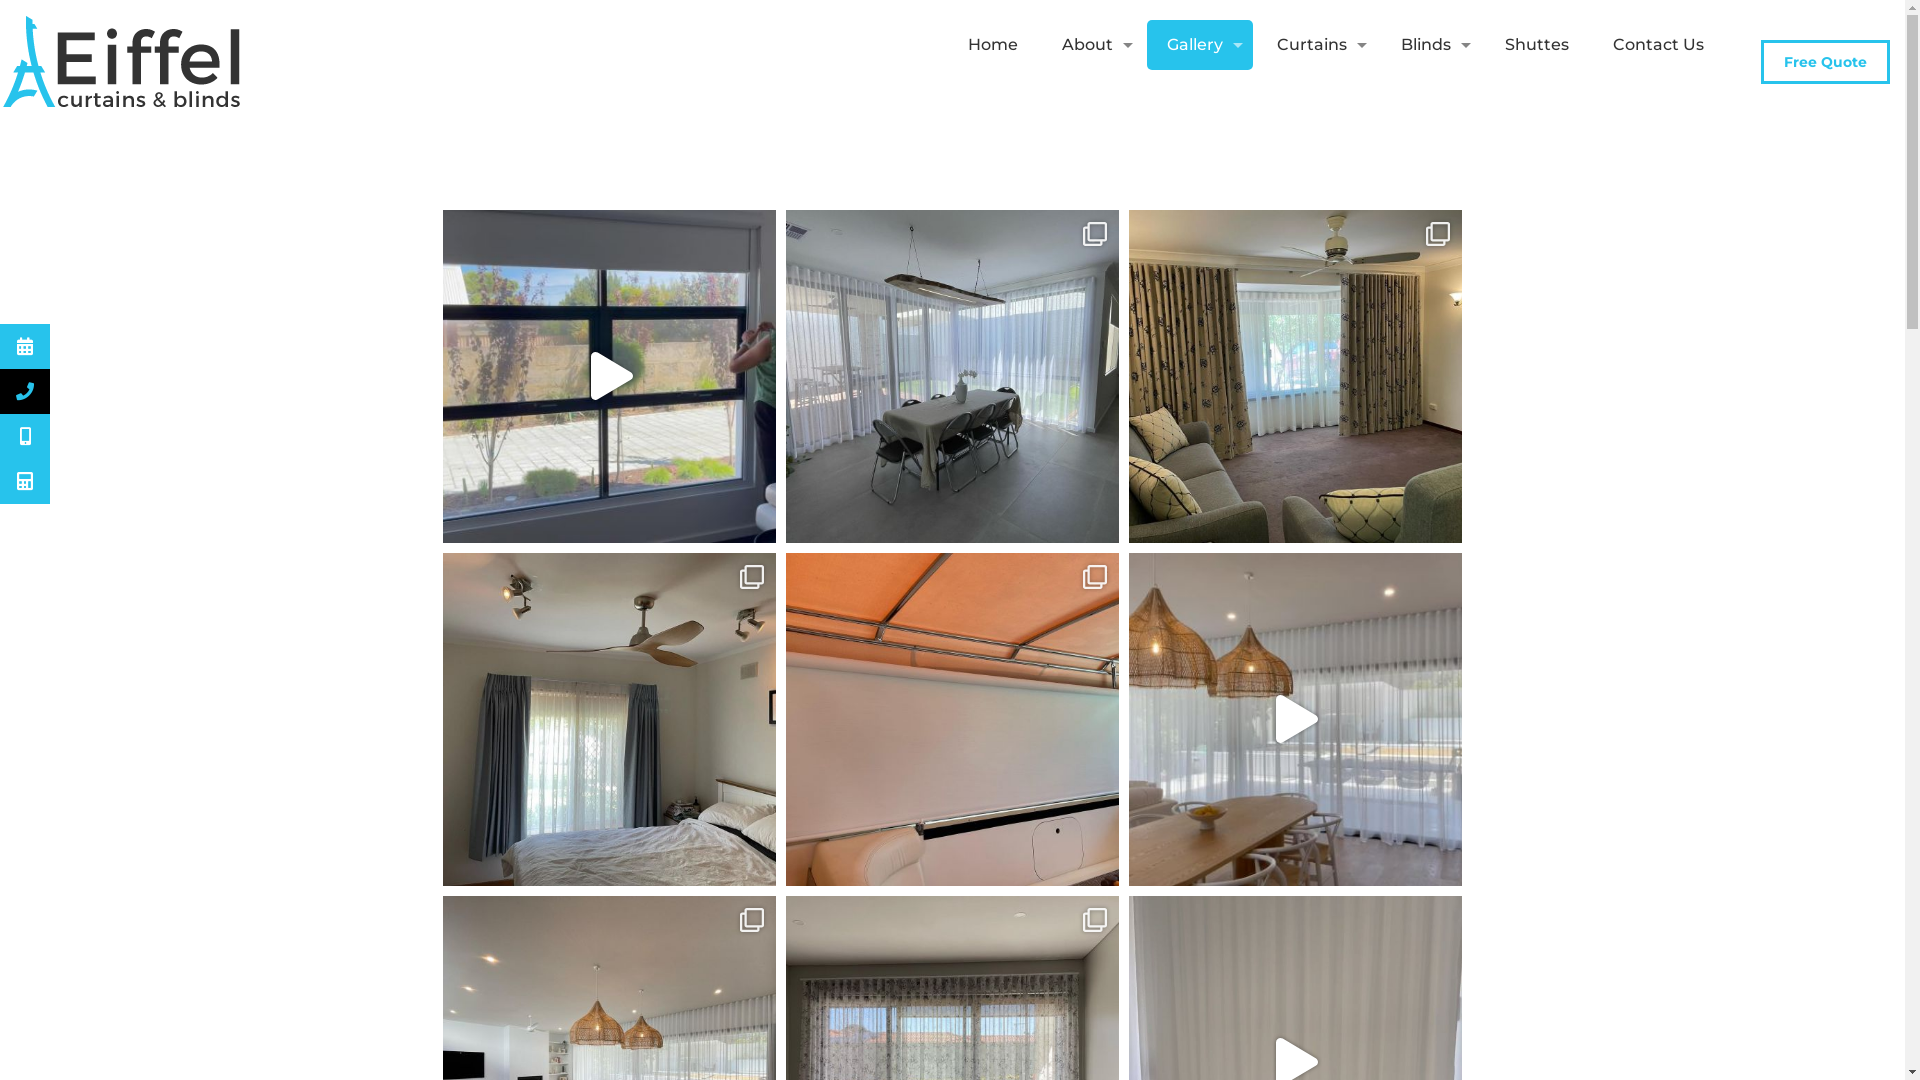  Describe the element at coordinates (1825, 60) in the screenshot. I see `'Free Quote'` at that location.